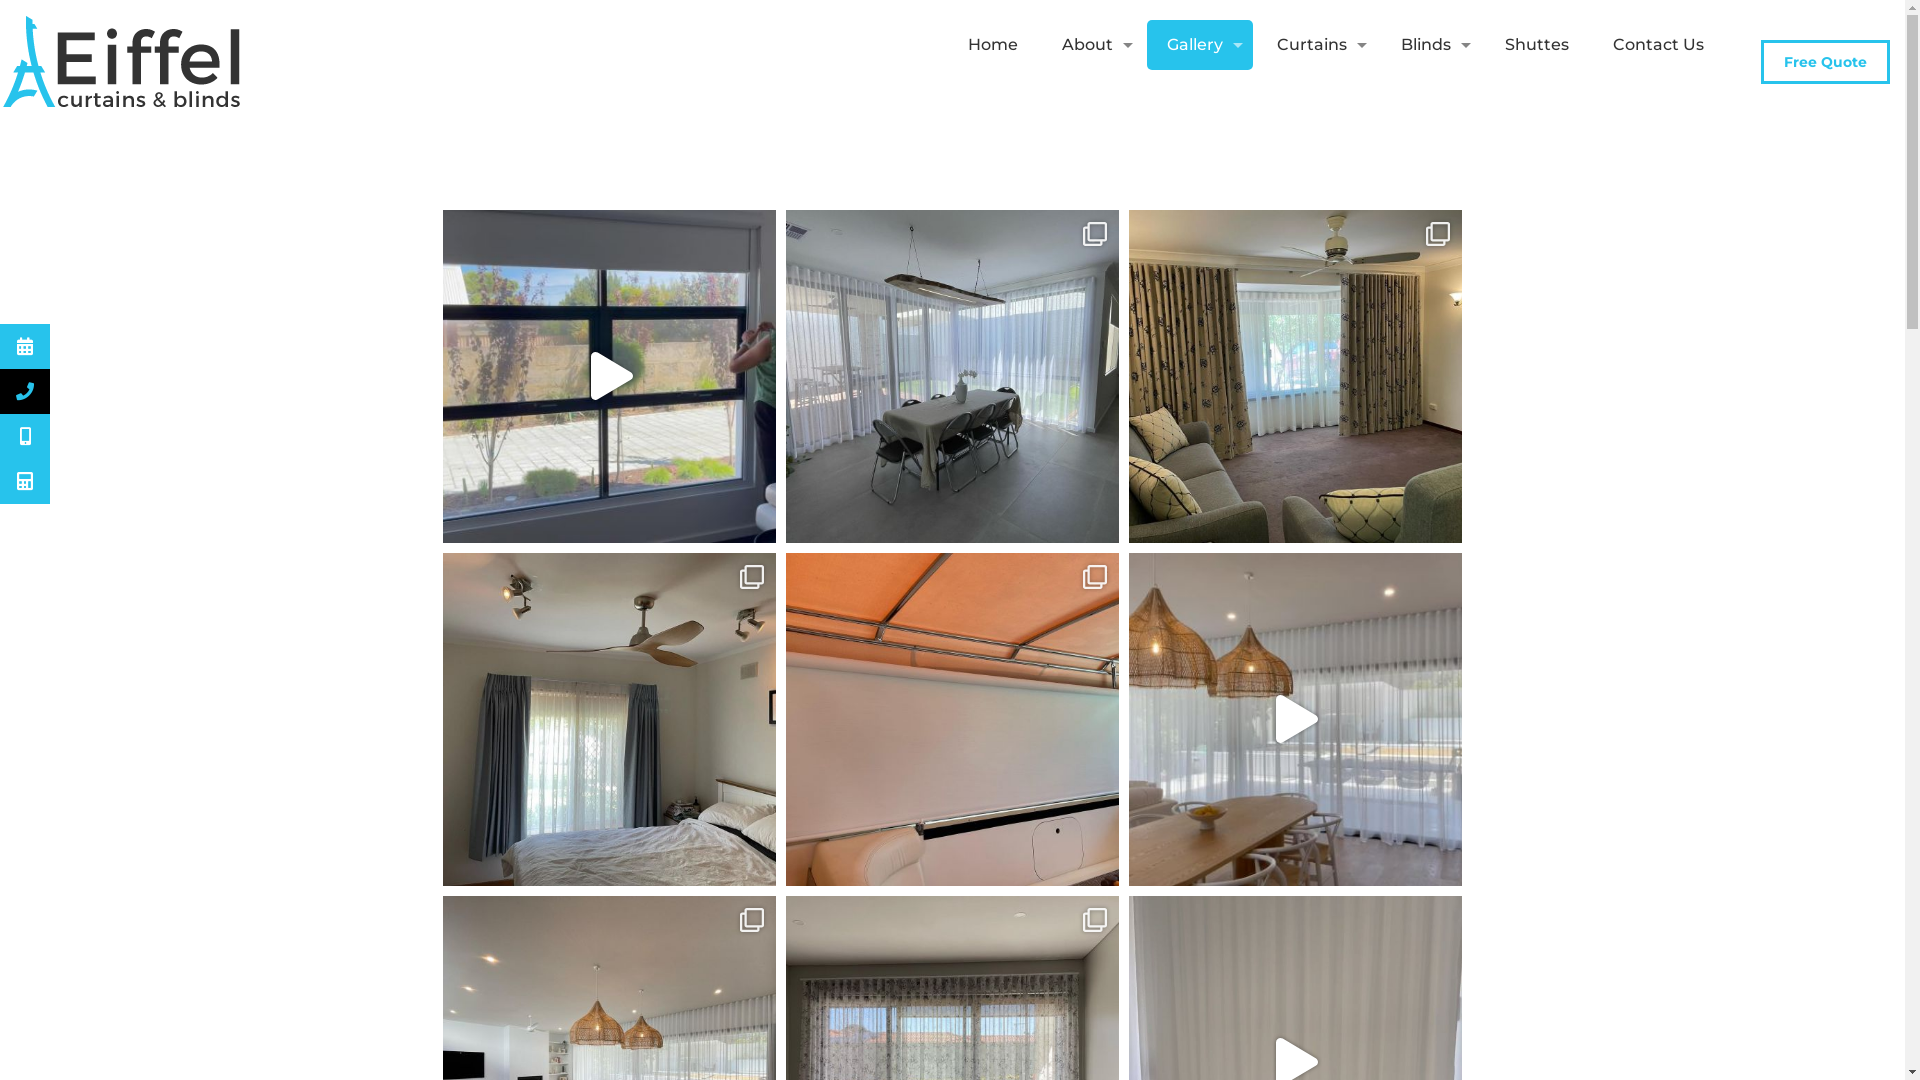  Describe the element at coordinates (1825, 60) in the screenshot. I see `'Free Quote'` at that location.